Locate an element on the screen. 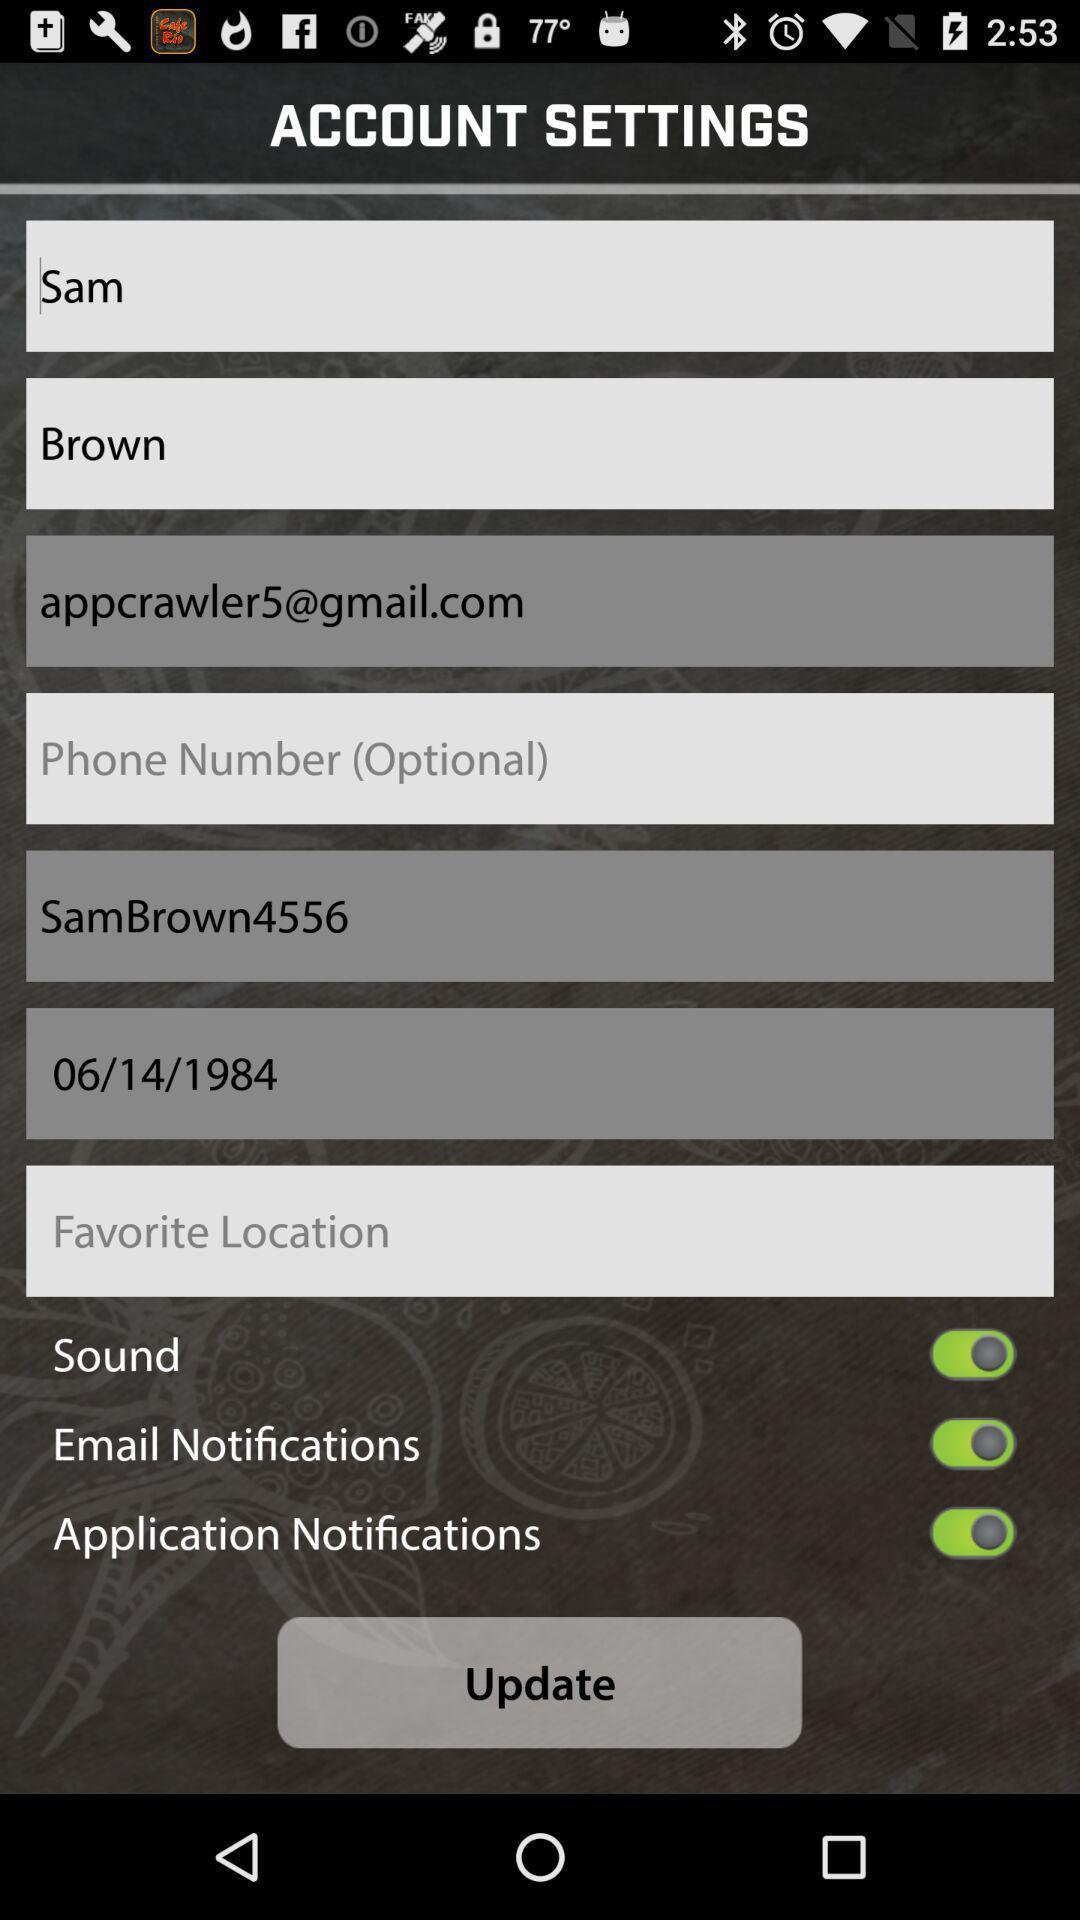 The width and height of the screenshot is (1080, 1920). sound is located at coordinates (972, 1354).